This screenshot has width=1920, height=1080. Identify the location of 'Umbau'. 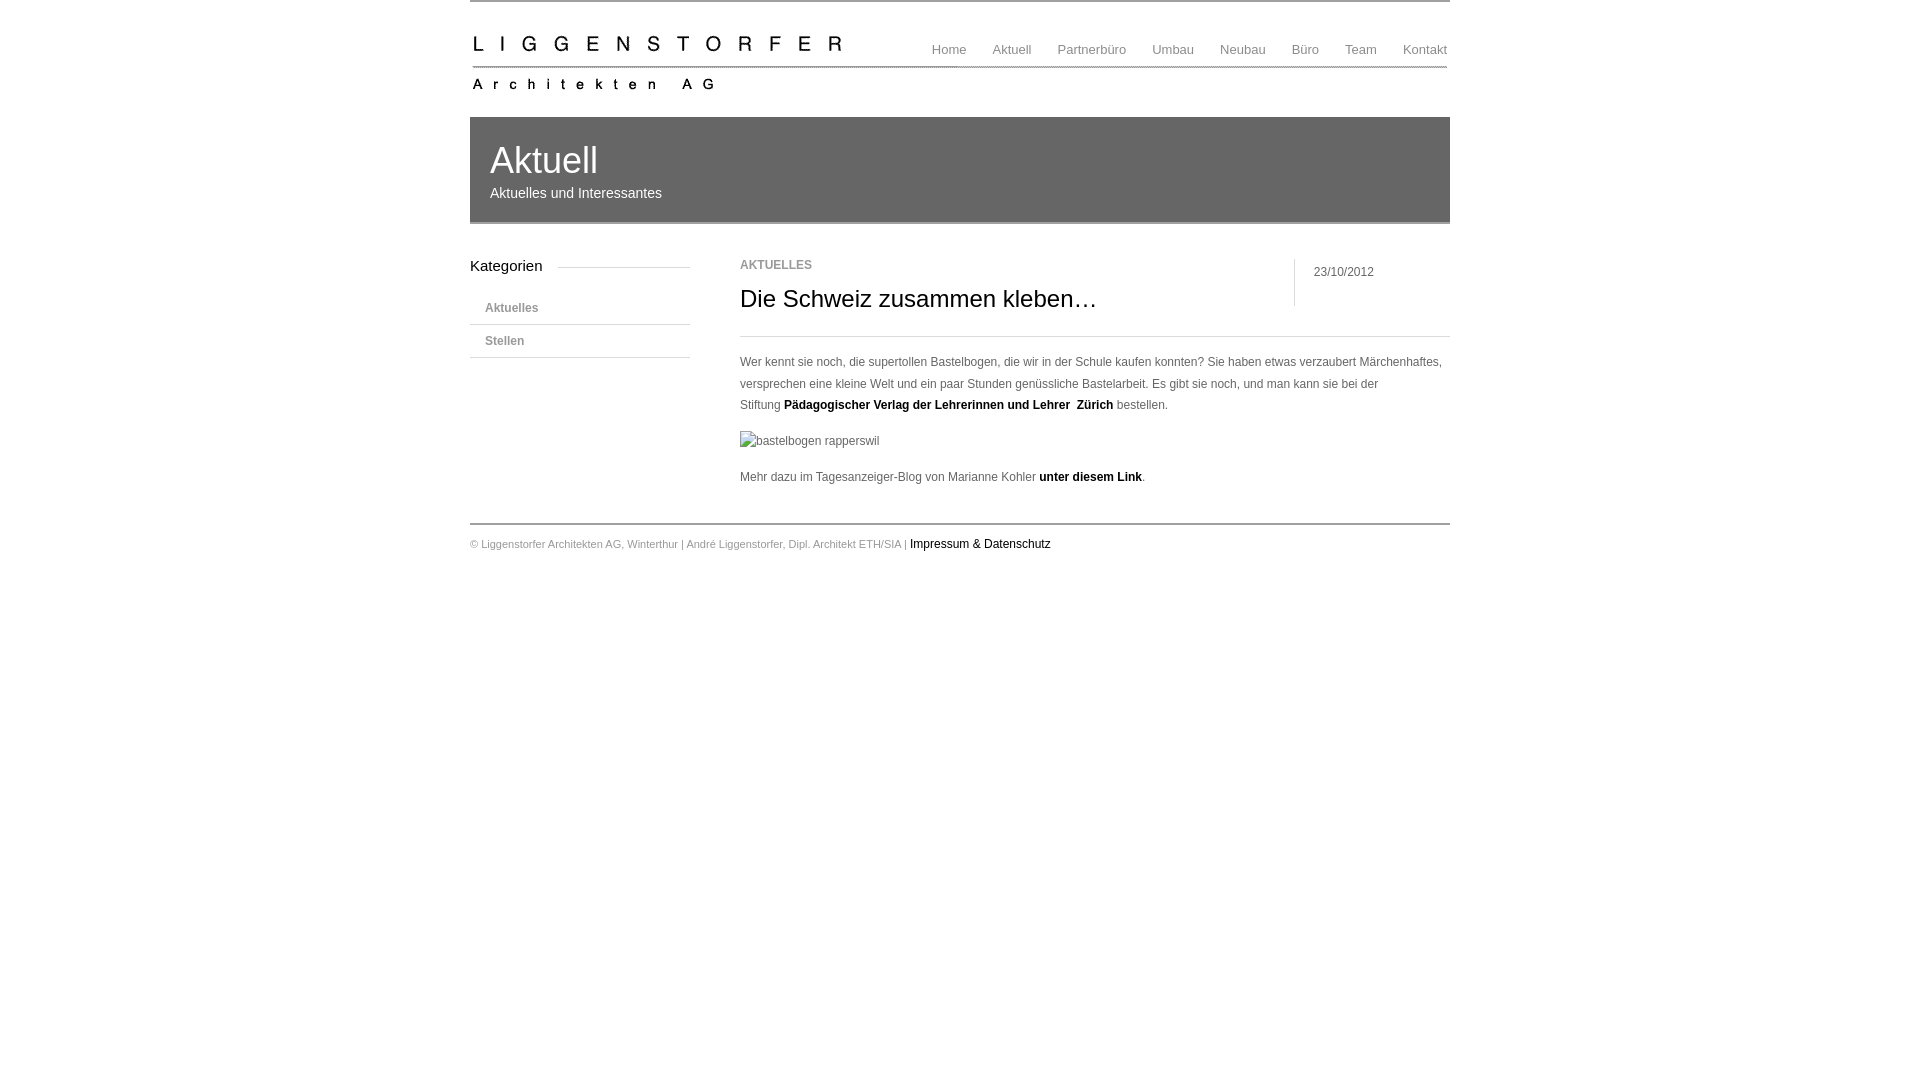
(1148, 33).